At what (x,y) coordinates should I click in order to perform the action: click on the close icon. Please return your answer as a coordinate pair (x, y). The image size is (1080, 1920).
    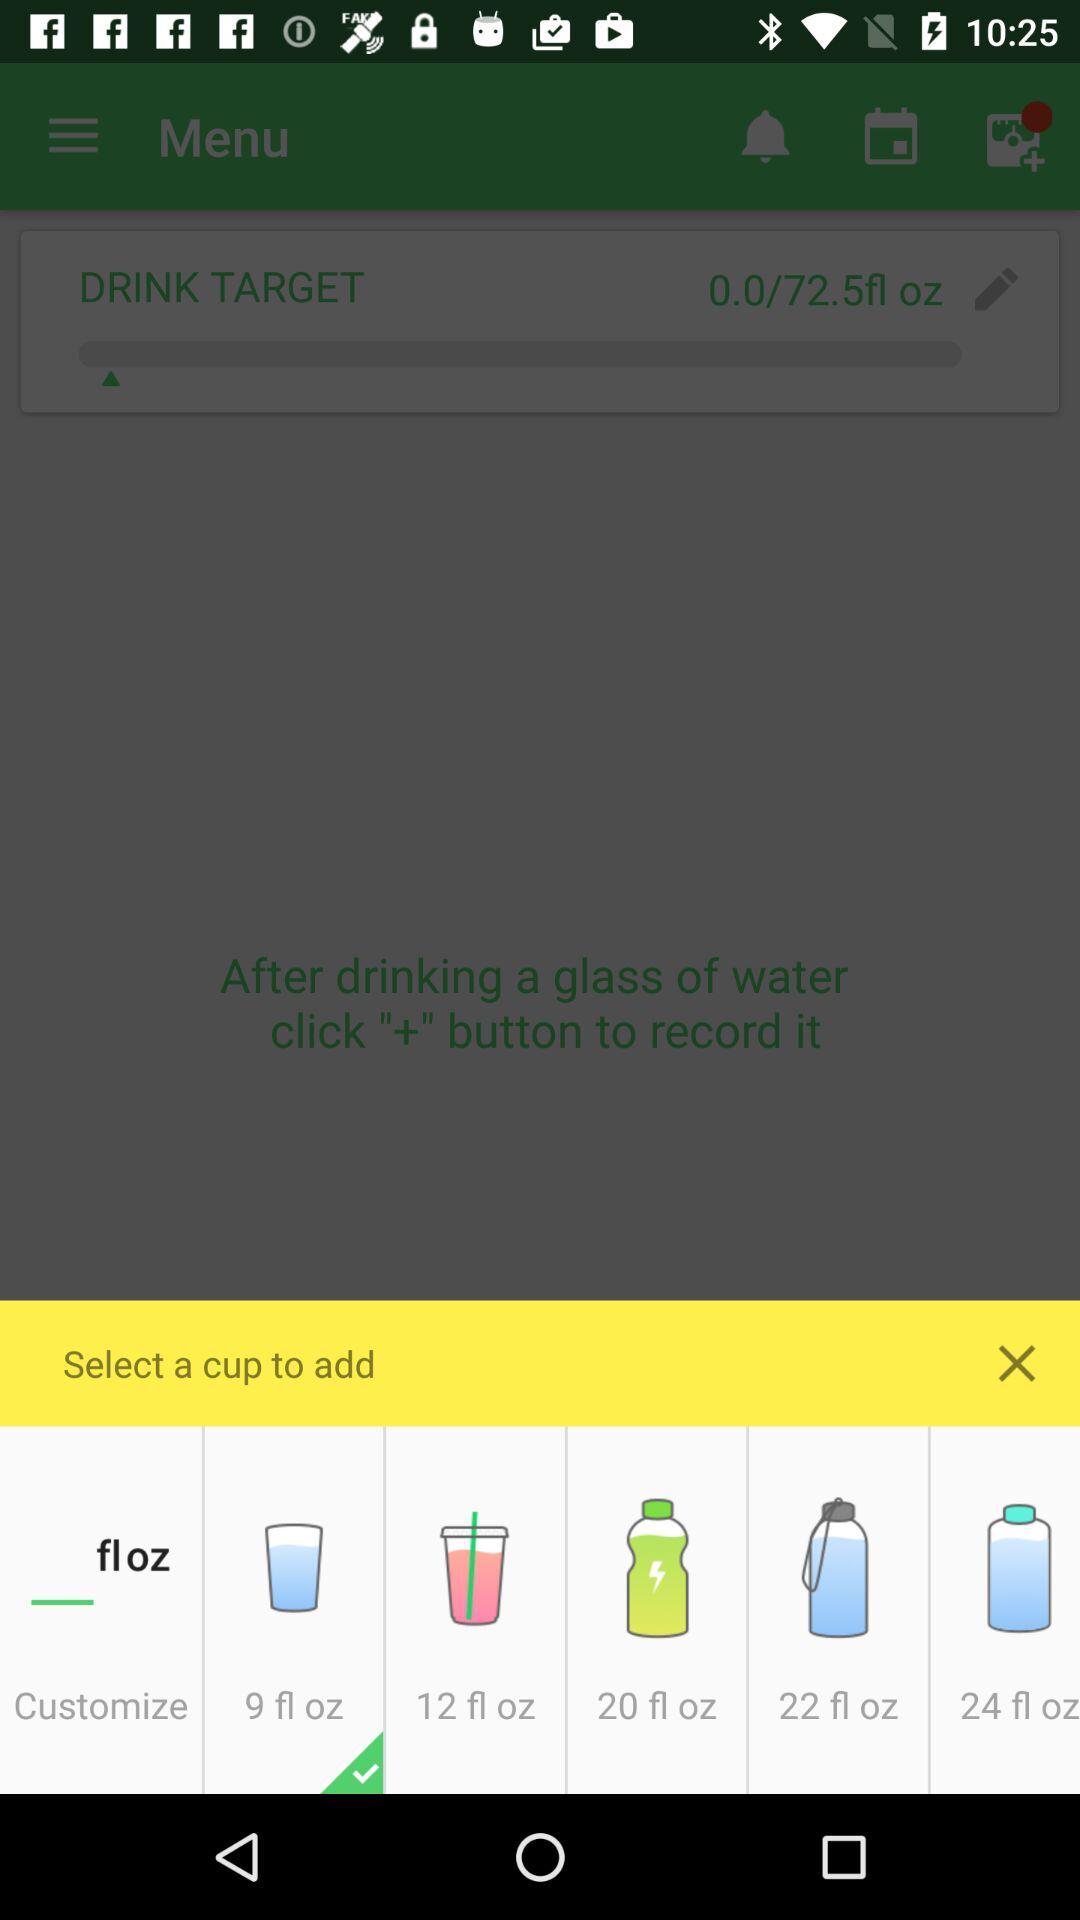
    Looking at the image, I should click on (1017, 1362).